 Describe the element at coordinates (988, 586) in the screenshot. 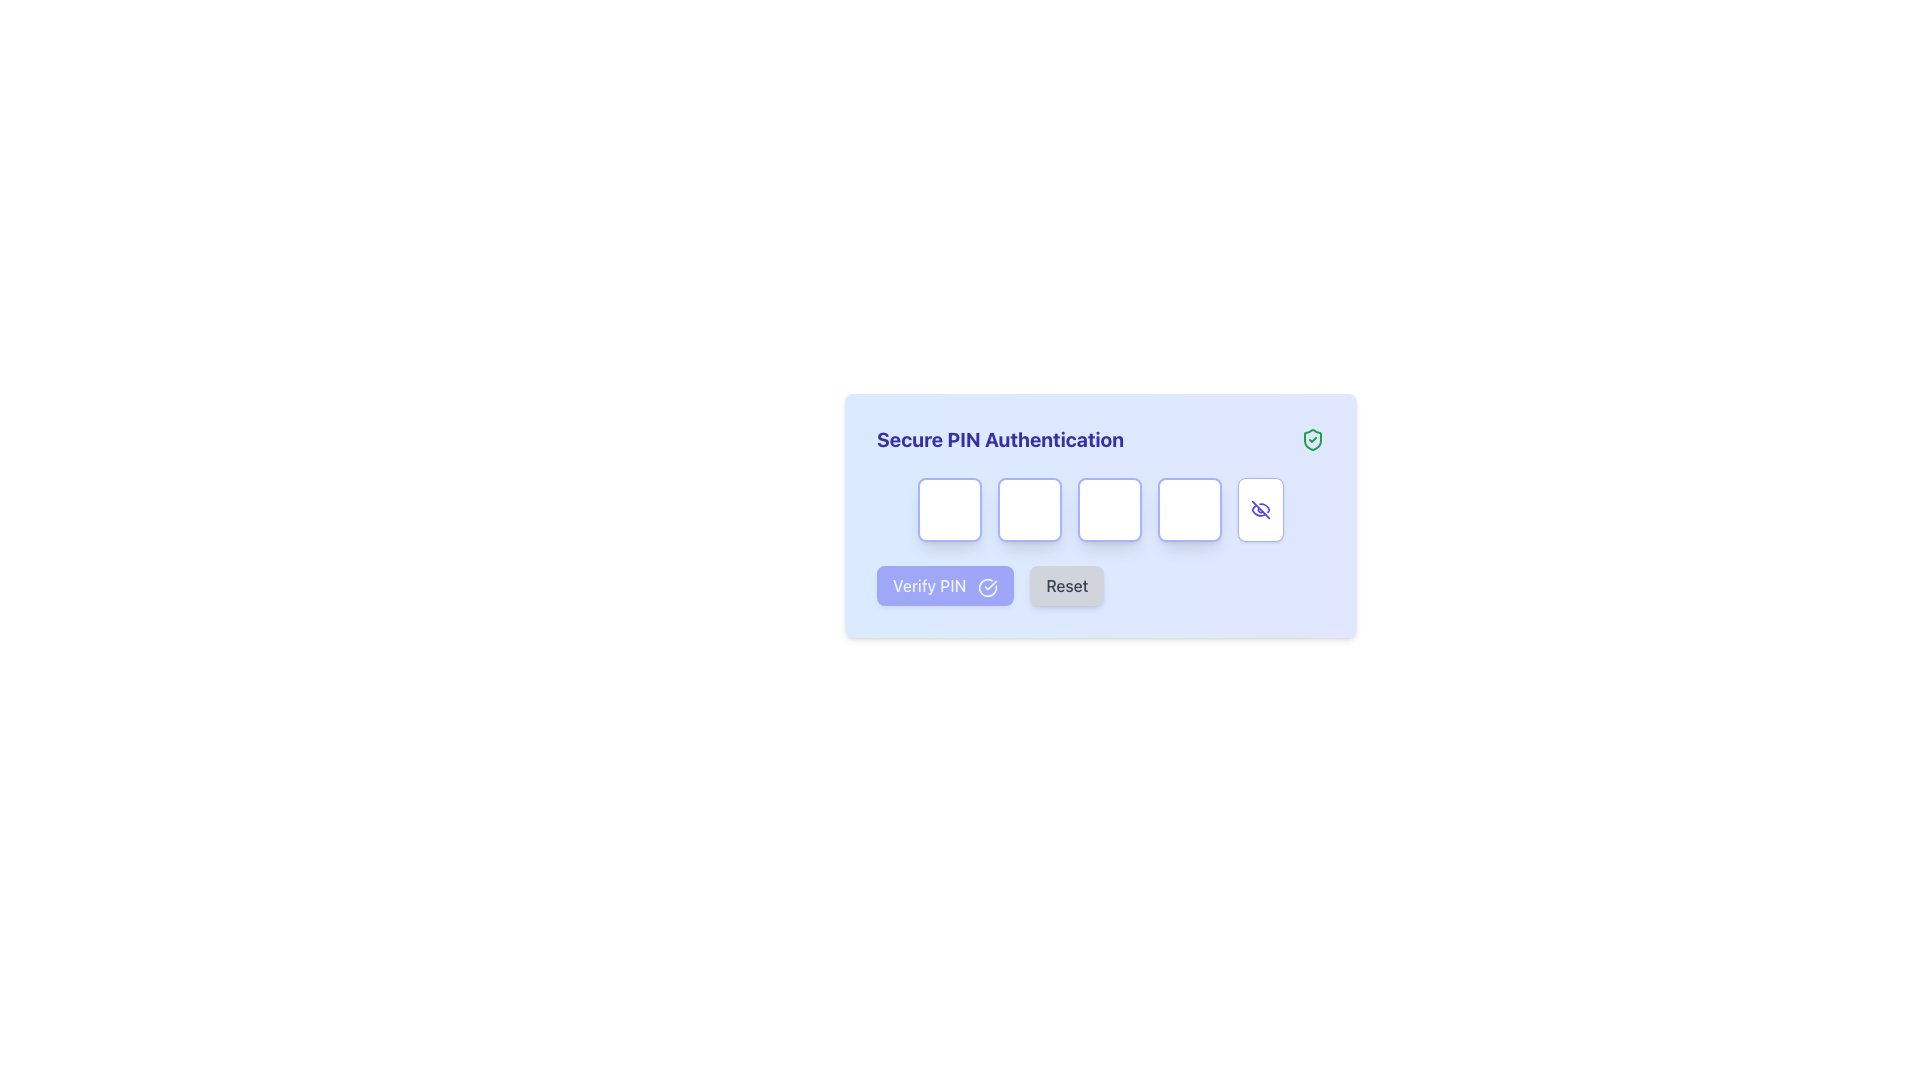

I see `the circular outline check mark icon located to the right of the 'Verify PIN' button` at that location.